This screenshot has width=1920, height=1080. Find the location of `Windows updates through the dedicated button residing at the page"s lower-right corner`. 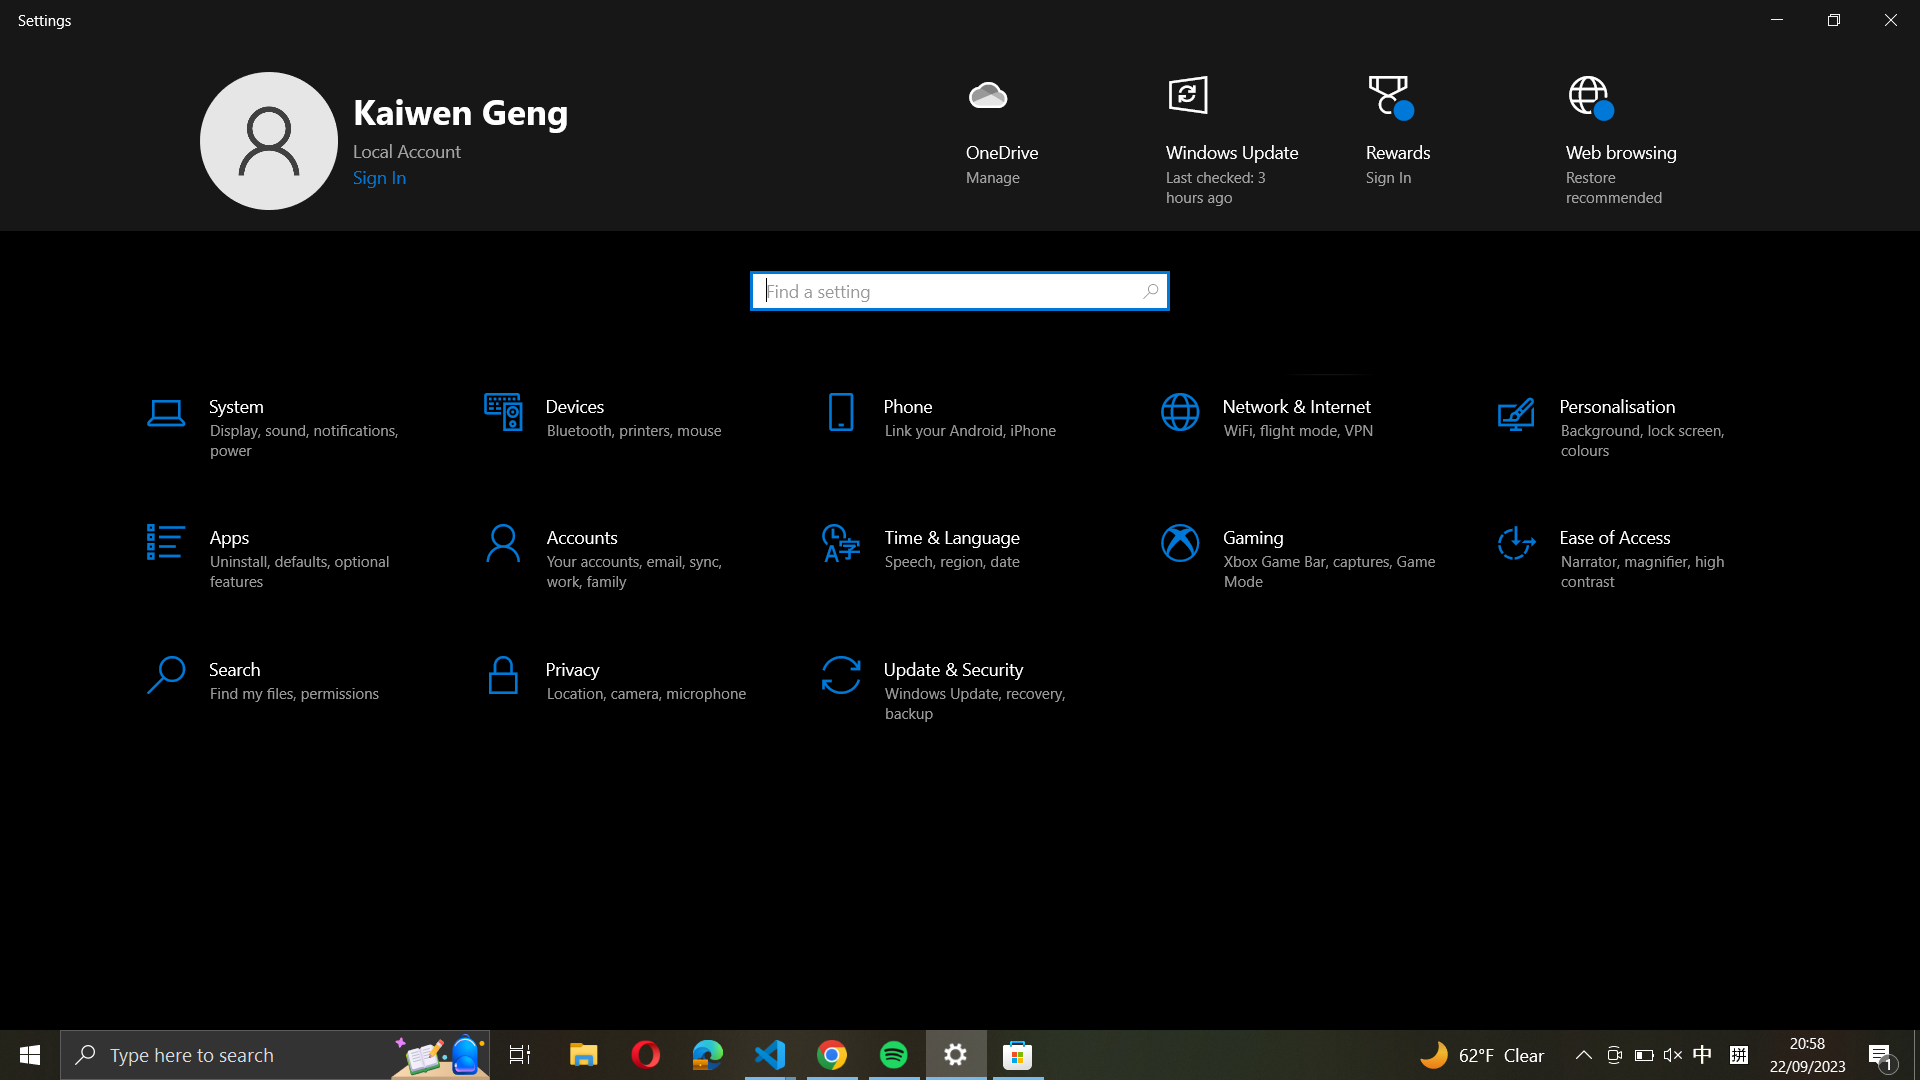

Windows updates through the dedicated button residing at the page"s lower-right corner is located at coordinates (1220, 137).